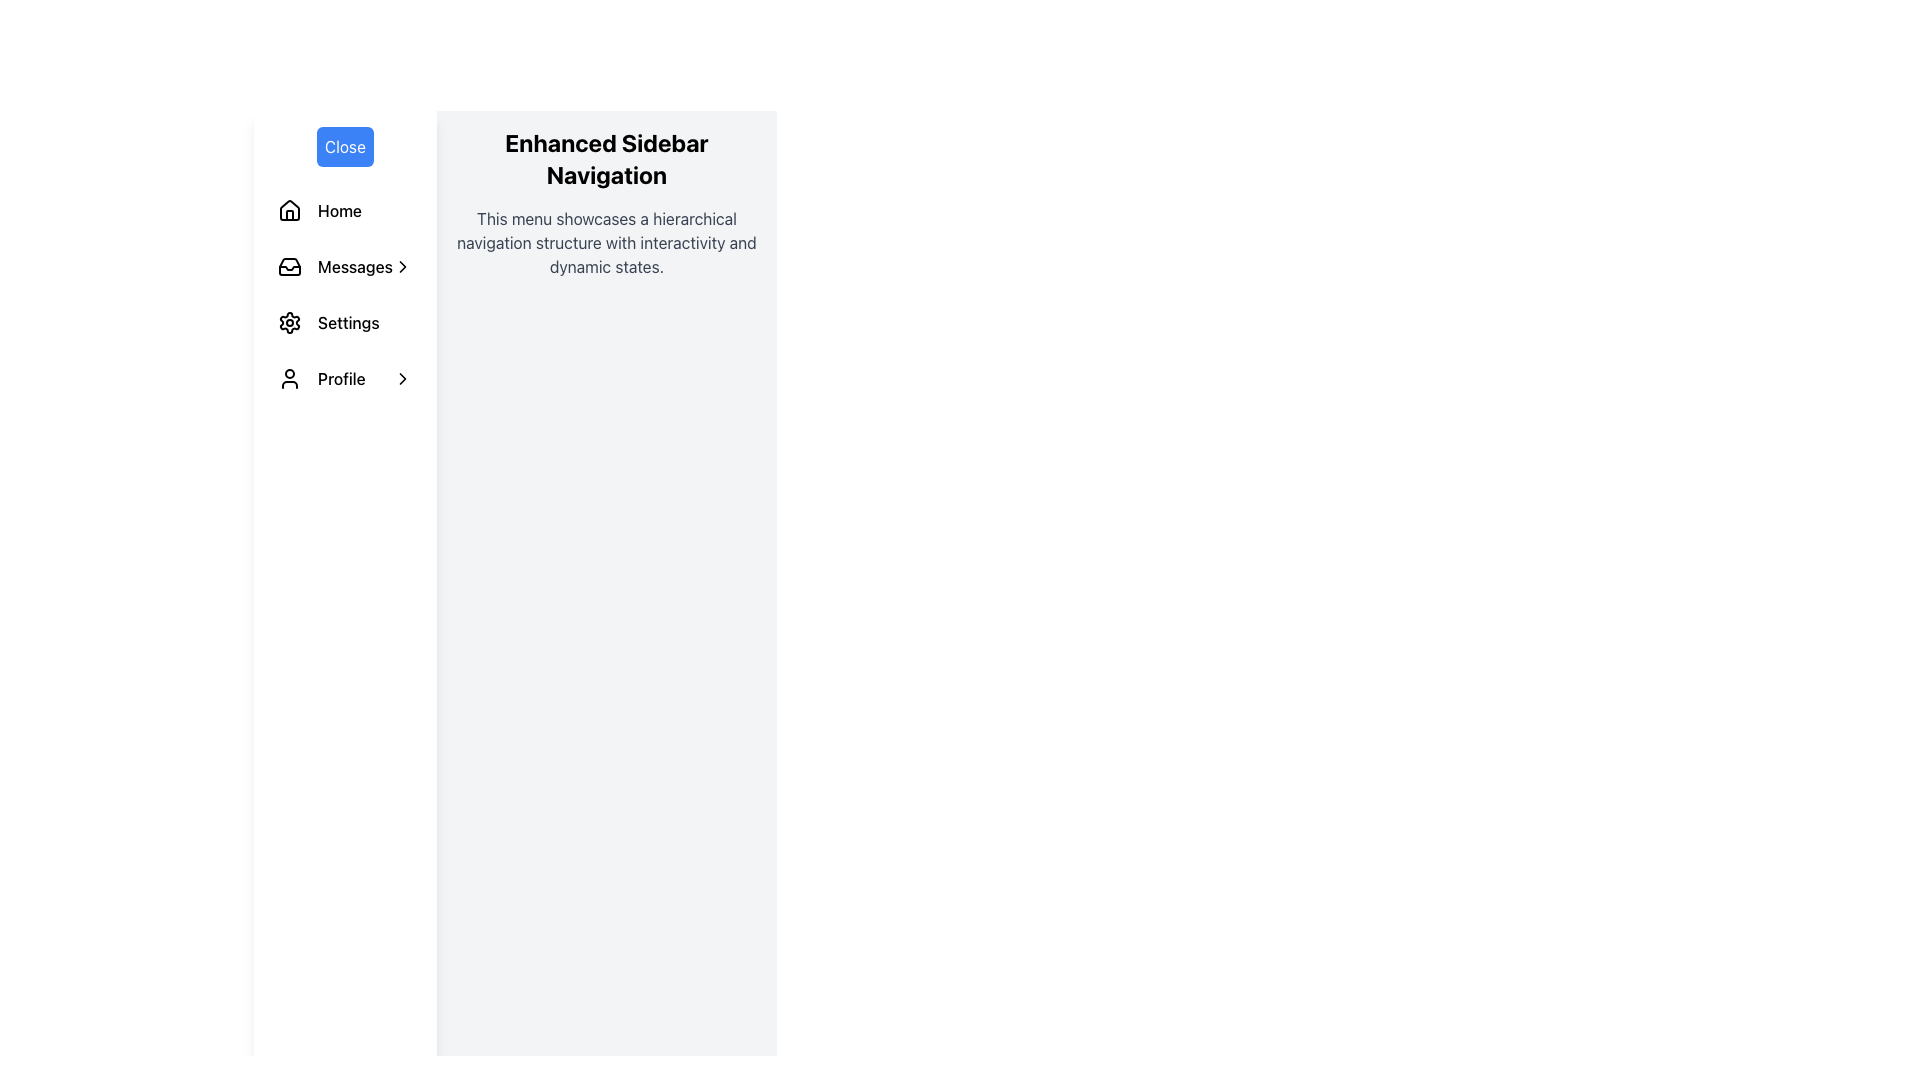 The width and height of the screenshot is (1920, 1080). What do you see at coordinates (288, 322) in the screenshot?
I see `the settings menu item represented by a gear icon located third from the top in the vertical navigation panel` at bounding box center [288, 322].